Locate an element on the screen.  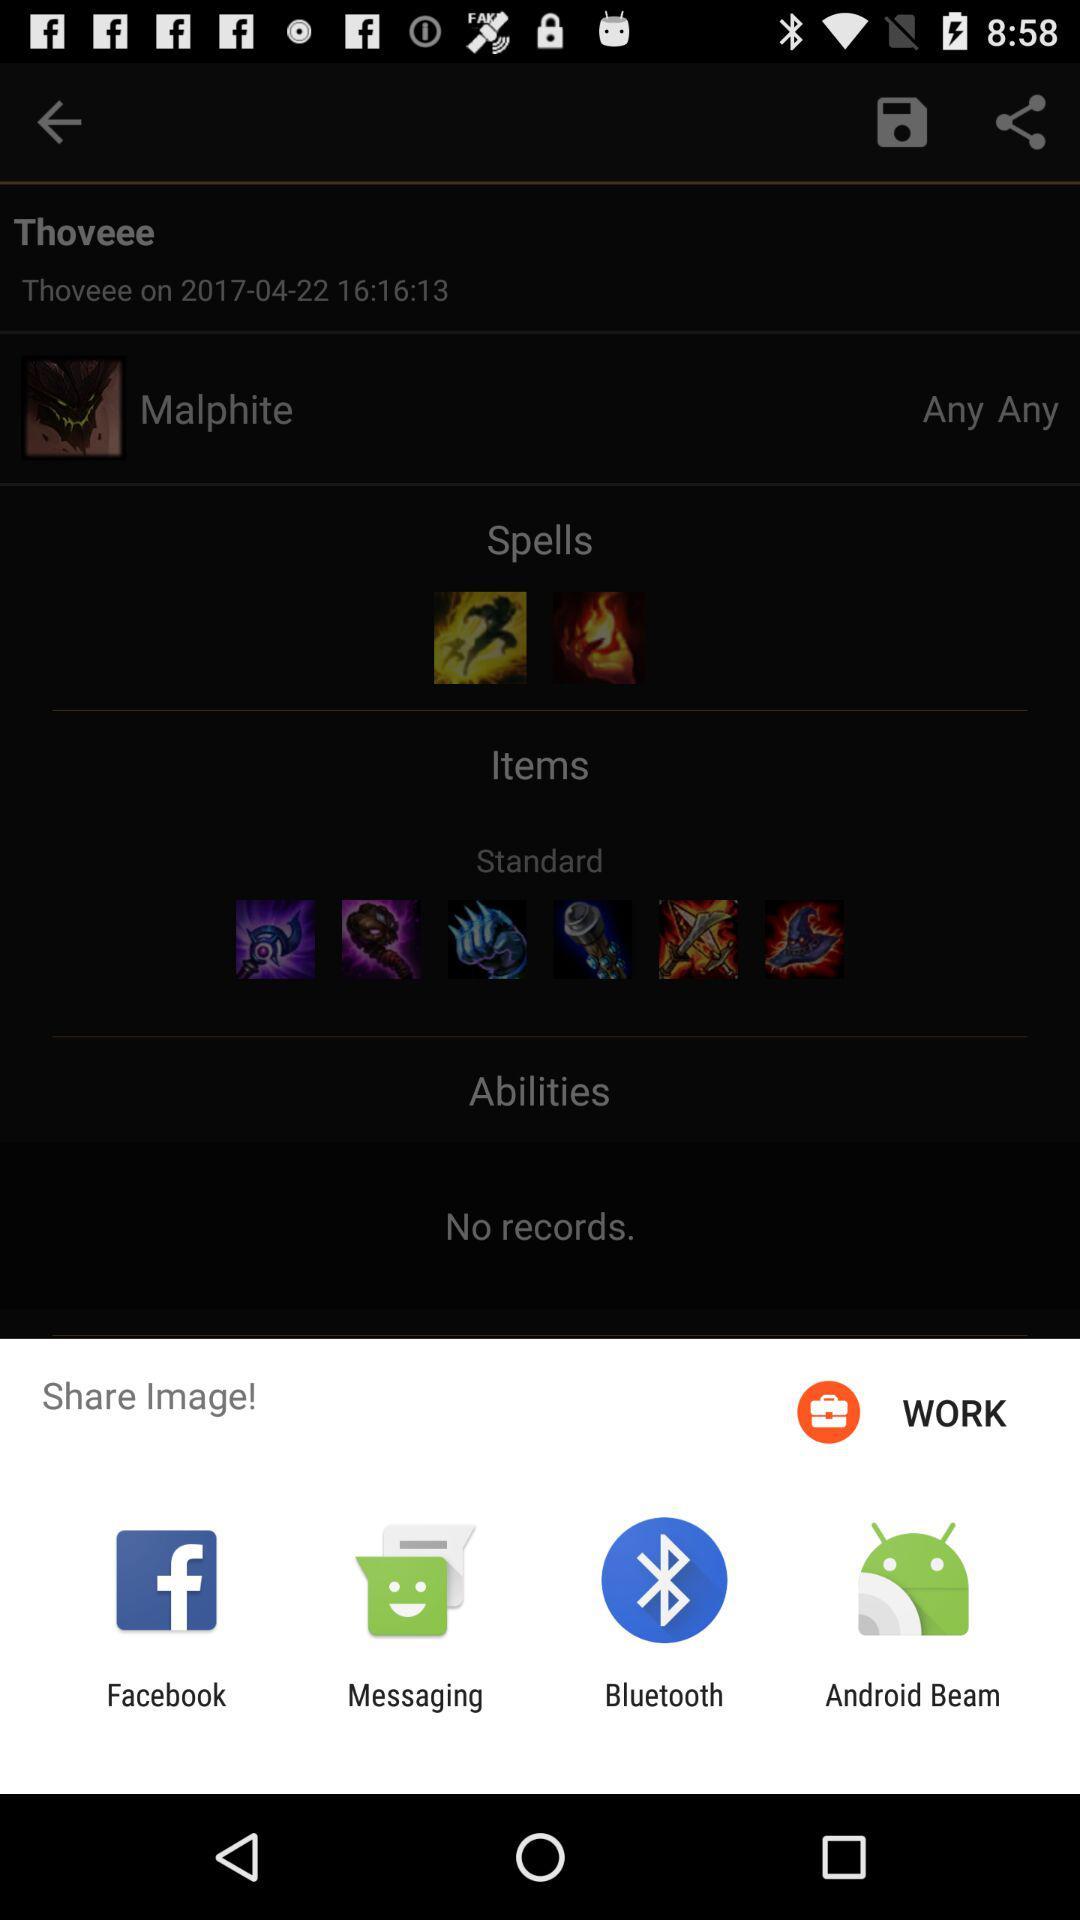
the item to the right of bluetooth icon is located at coordinates (913, 1711).